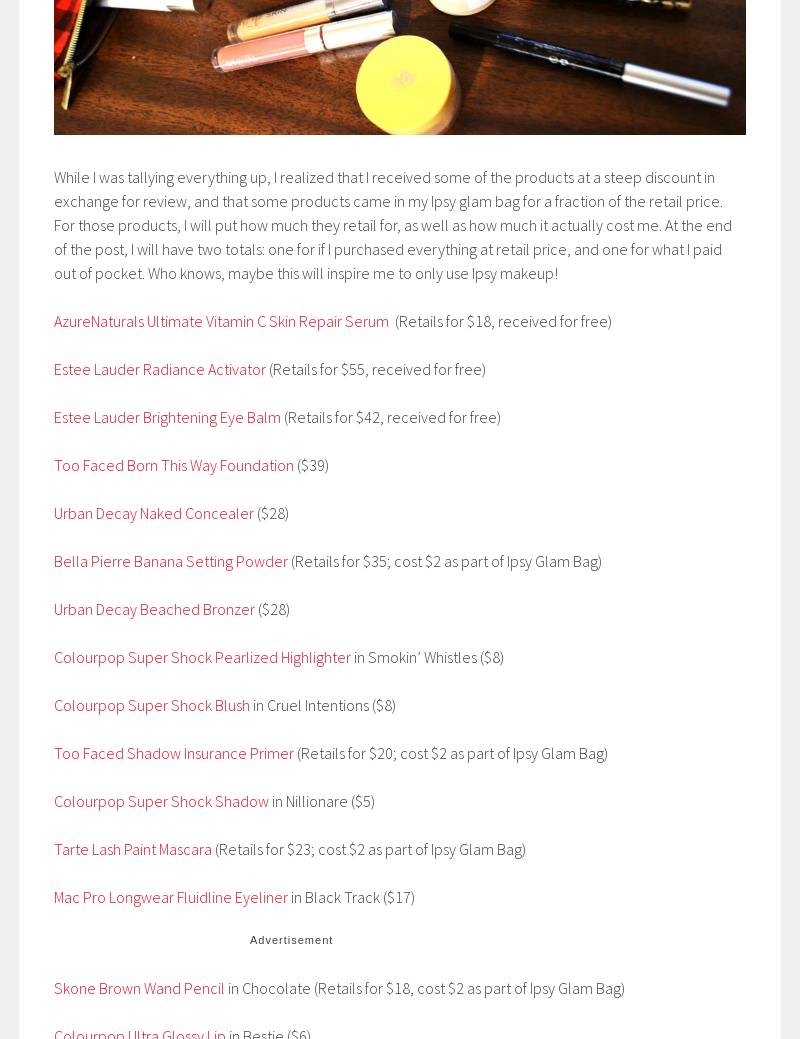 The width and height of the screenshot is (800, 1039). What do you see at coordinates (424, 987) in the screenshot?
I see `'in Chocolate (Retails for $18, cost $2 as part of Ipsy Glam Bag)'` at bounding box center [424, 987].